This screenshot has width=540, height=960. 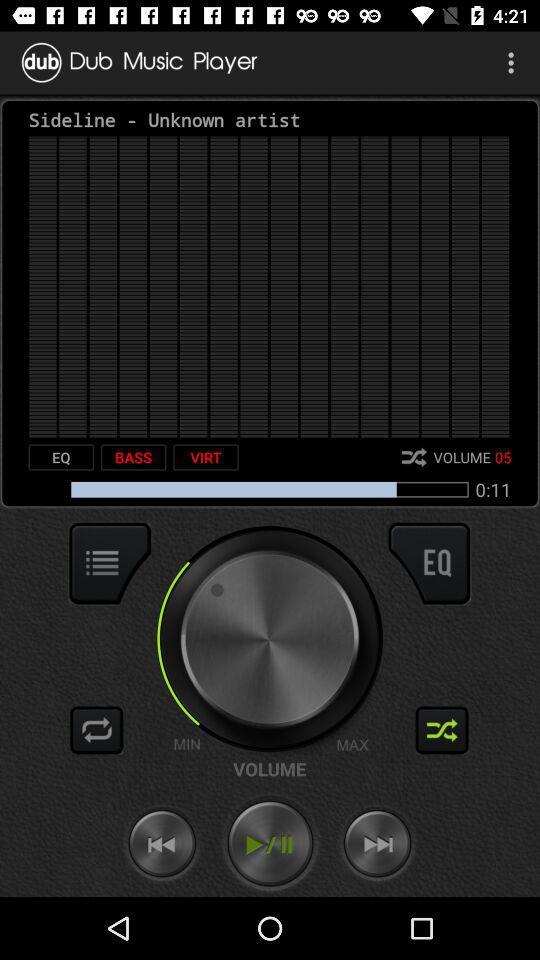 What do you see at coordinates (96, 729) in the screenshot?
I see `repeat option` at bounding box center [96, 729].